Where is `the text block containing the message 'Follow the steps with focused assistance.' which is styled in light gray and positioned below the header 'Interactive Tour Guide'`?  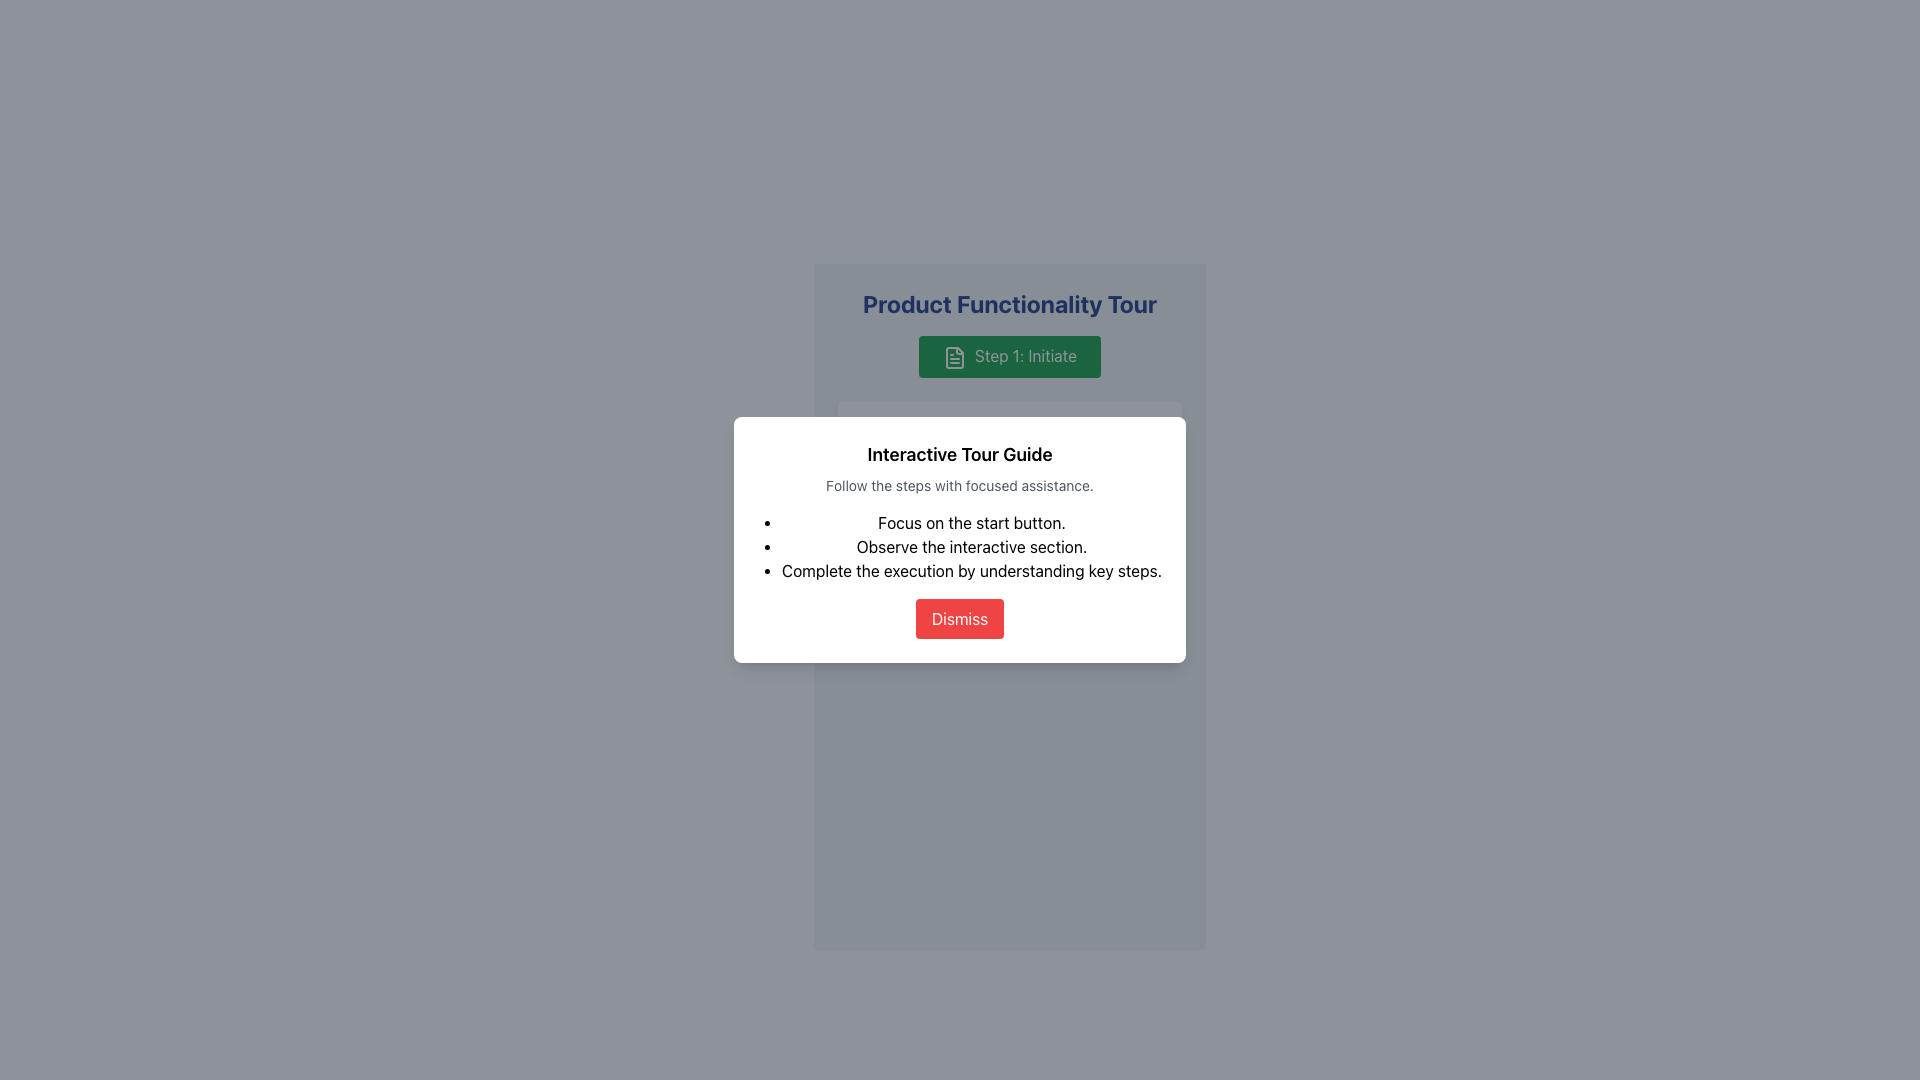 the text block containing the message 'Follow the steps with focused assistance.' which is styled in light gray and positioned below the header 'Interactive Tour Guide' is located at coordinates (960, 486).